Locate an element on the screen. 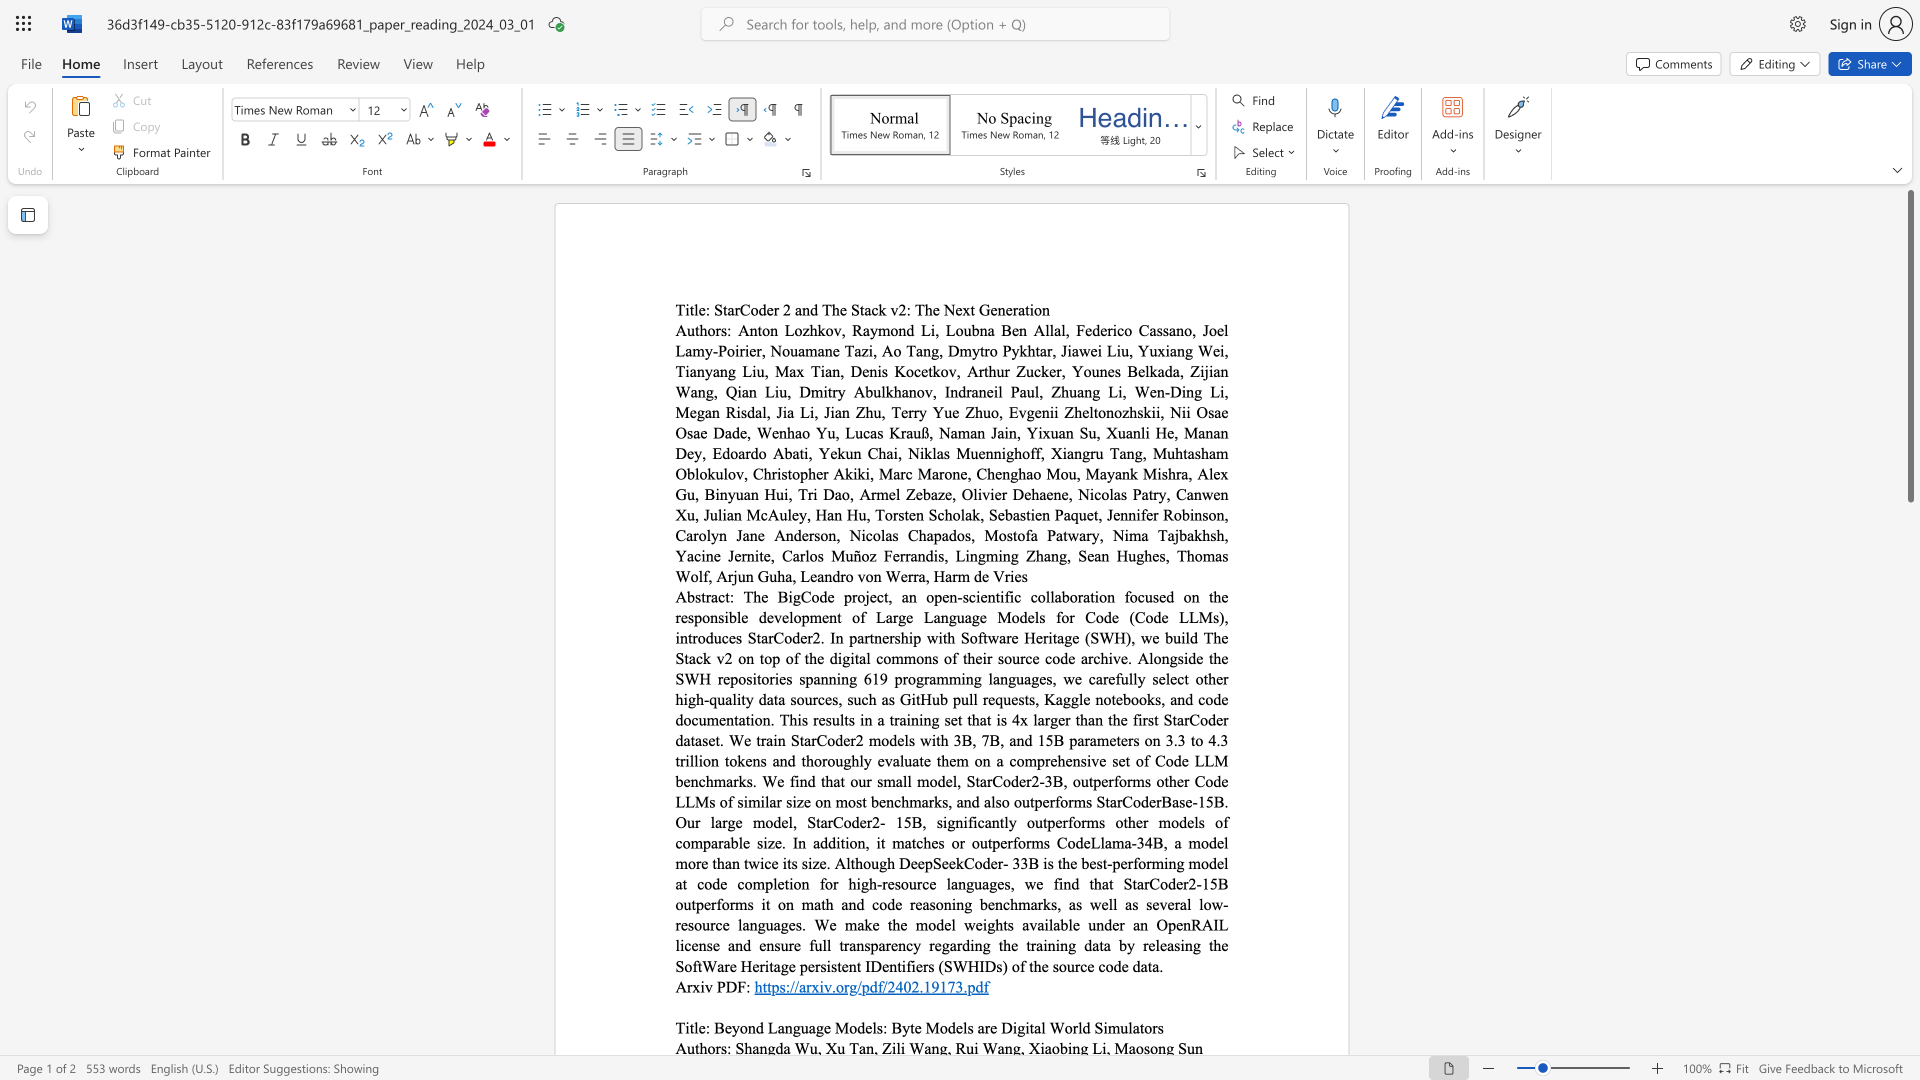 The image size is (1920, 1080). the 40th character "r" in the text is located at coordinates (868, 780).